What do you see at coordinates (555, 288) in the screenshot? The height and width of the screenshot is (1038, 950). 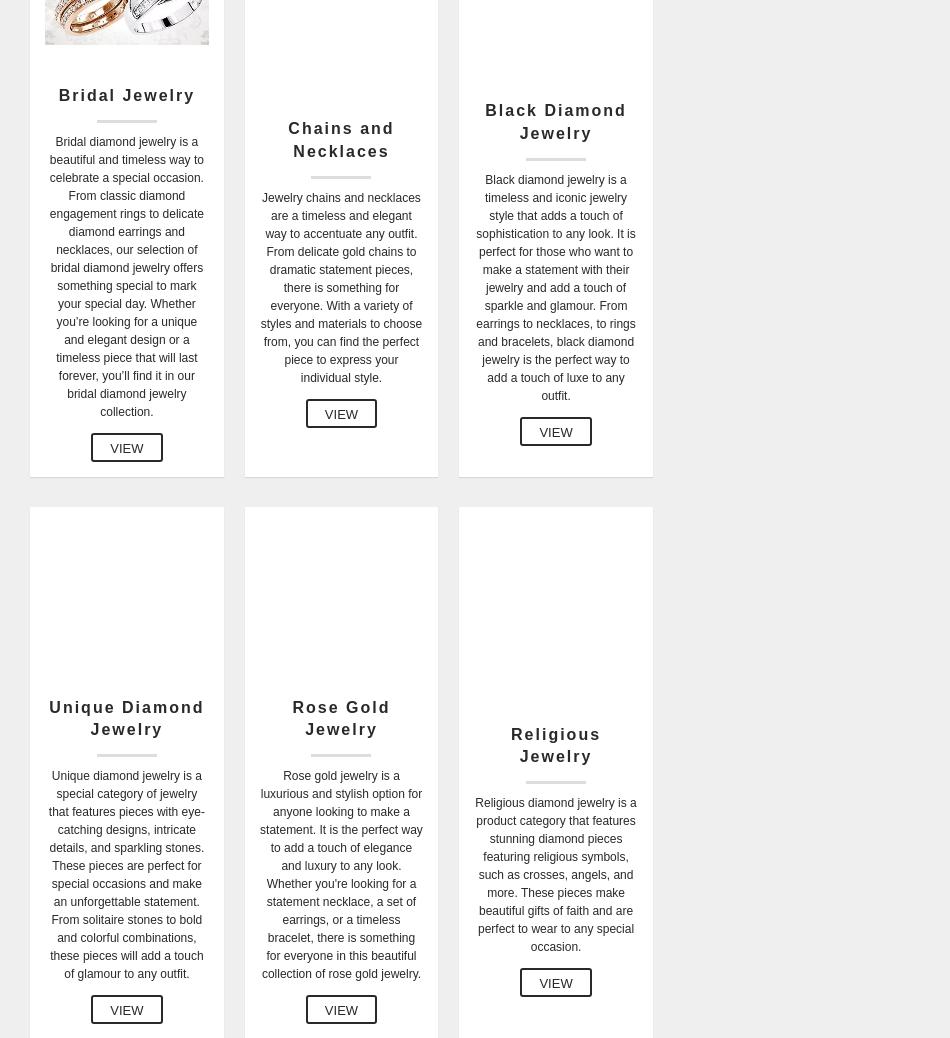 I see `'Black diamond jewelry is a timeless and iconic jewelry style that adds a touch of sophistication to any look. It is perfect for those who want to make a statement with their jewelry and add a touch of sparkle and glamour. From earrings to necklaces, to rings and bracelets, black diamond jewelry is the perfect way to add a touch of luxe to any outfit.'` at bounding box center [555, 288].